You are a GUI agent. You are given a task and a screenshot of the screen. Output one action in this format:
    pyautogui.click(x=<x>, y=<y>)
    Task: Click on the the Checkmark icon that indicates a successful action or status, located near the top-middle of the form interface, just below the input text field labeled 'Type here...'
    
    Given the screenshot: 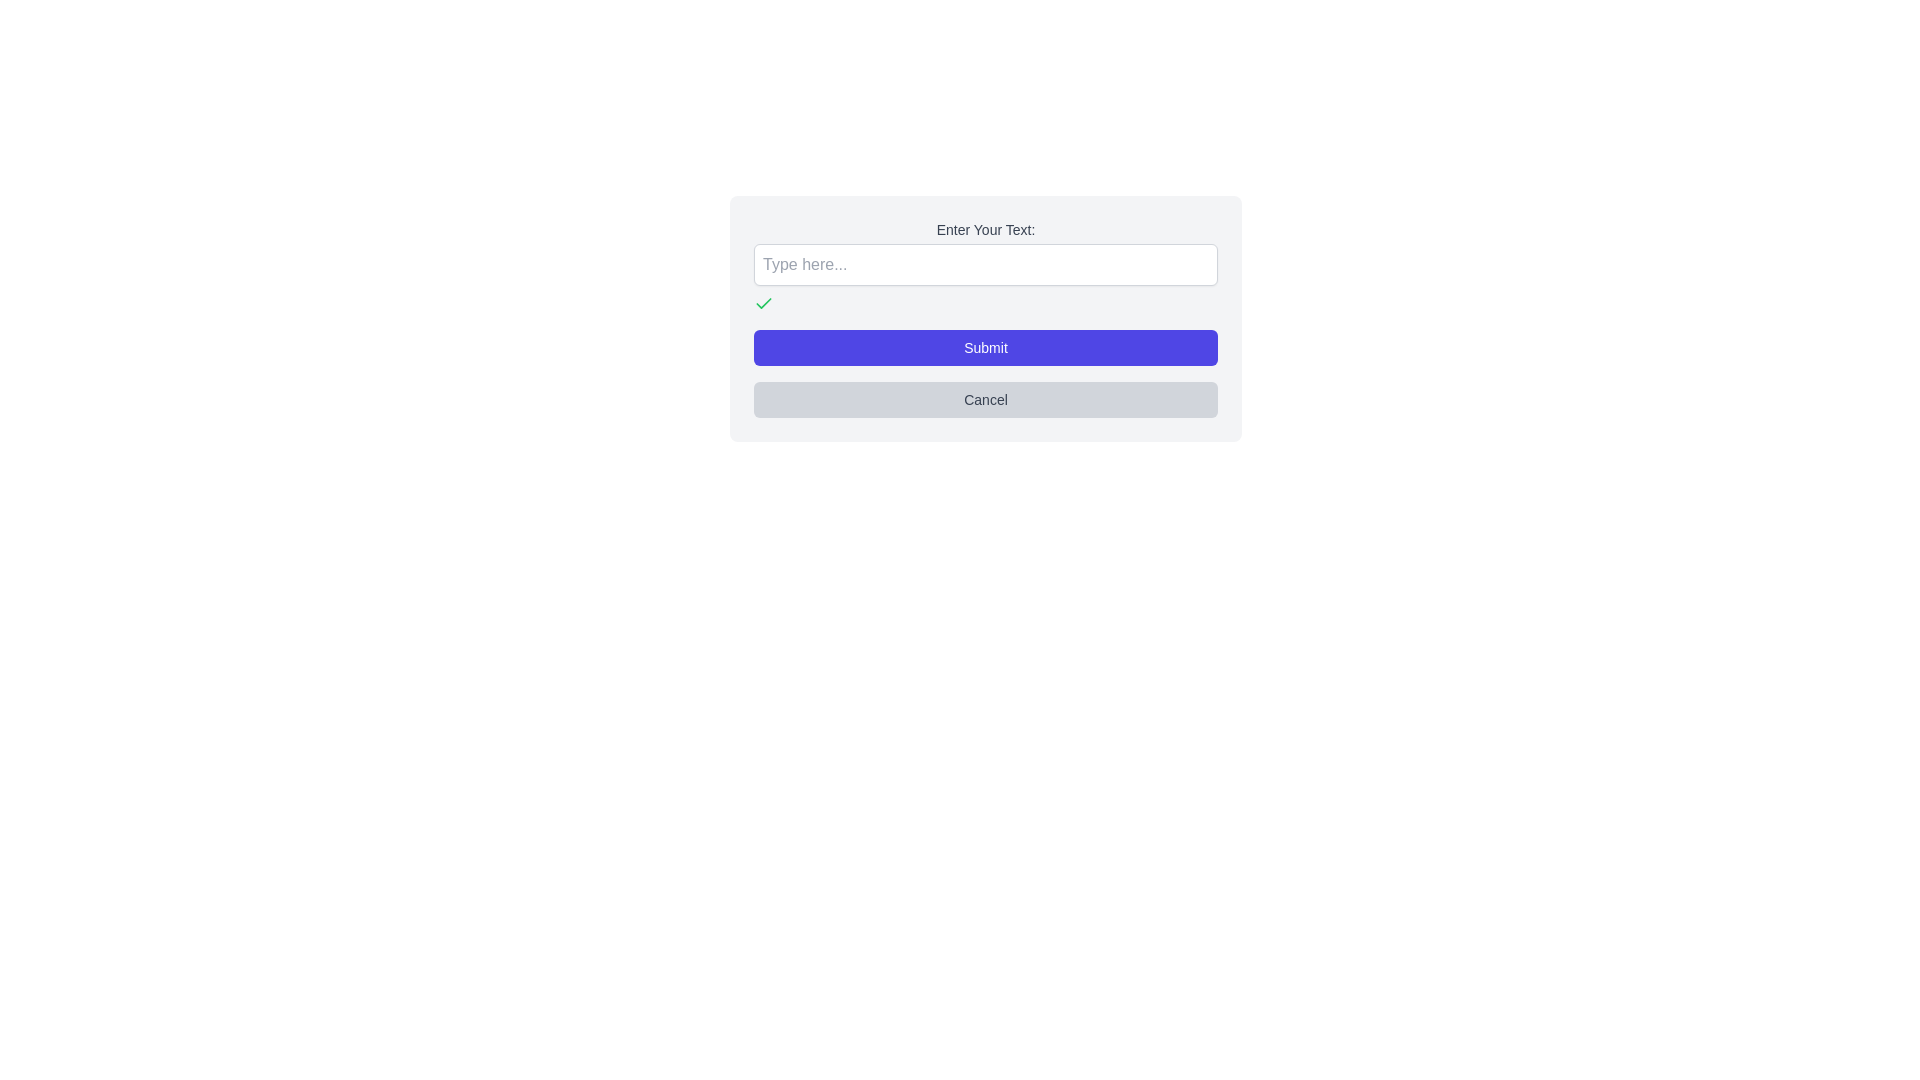 What is the action you would take?
    pyautogui.click(x=762, y=303)
    